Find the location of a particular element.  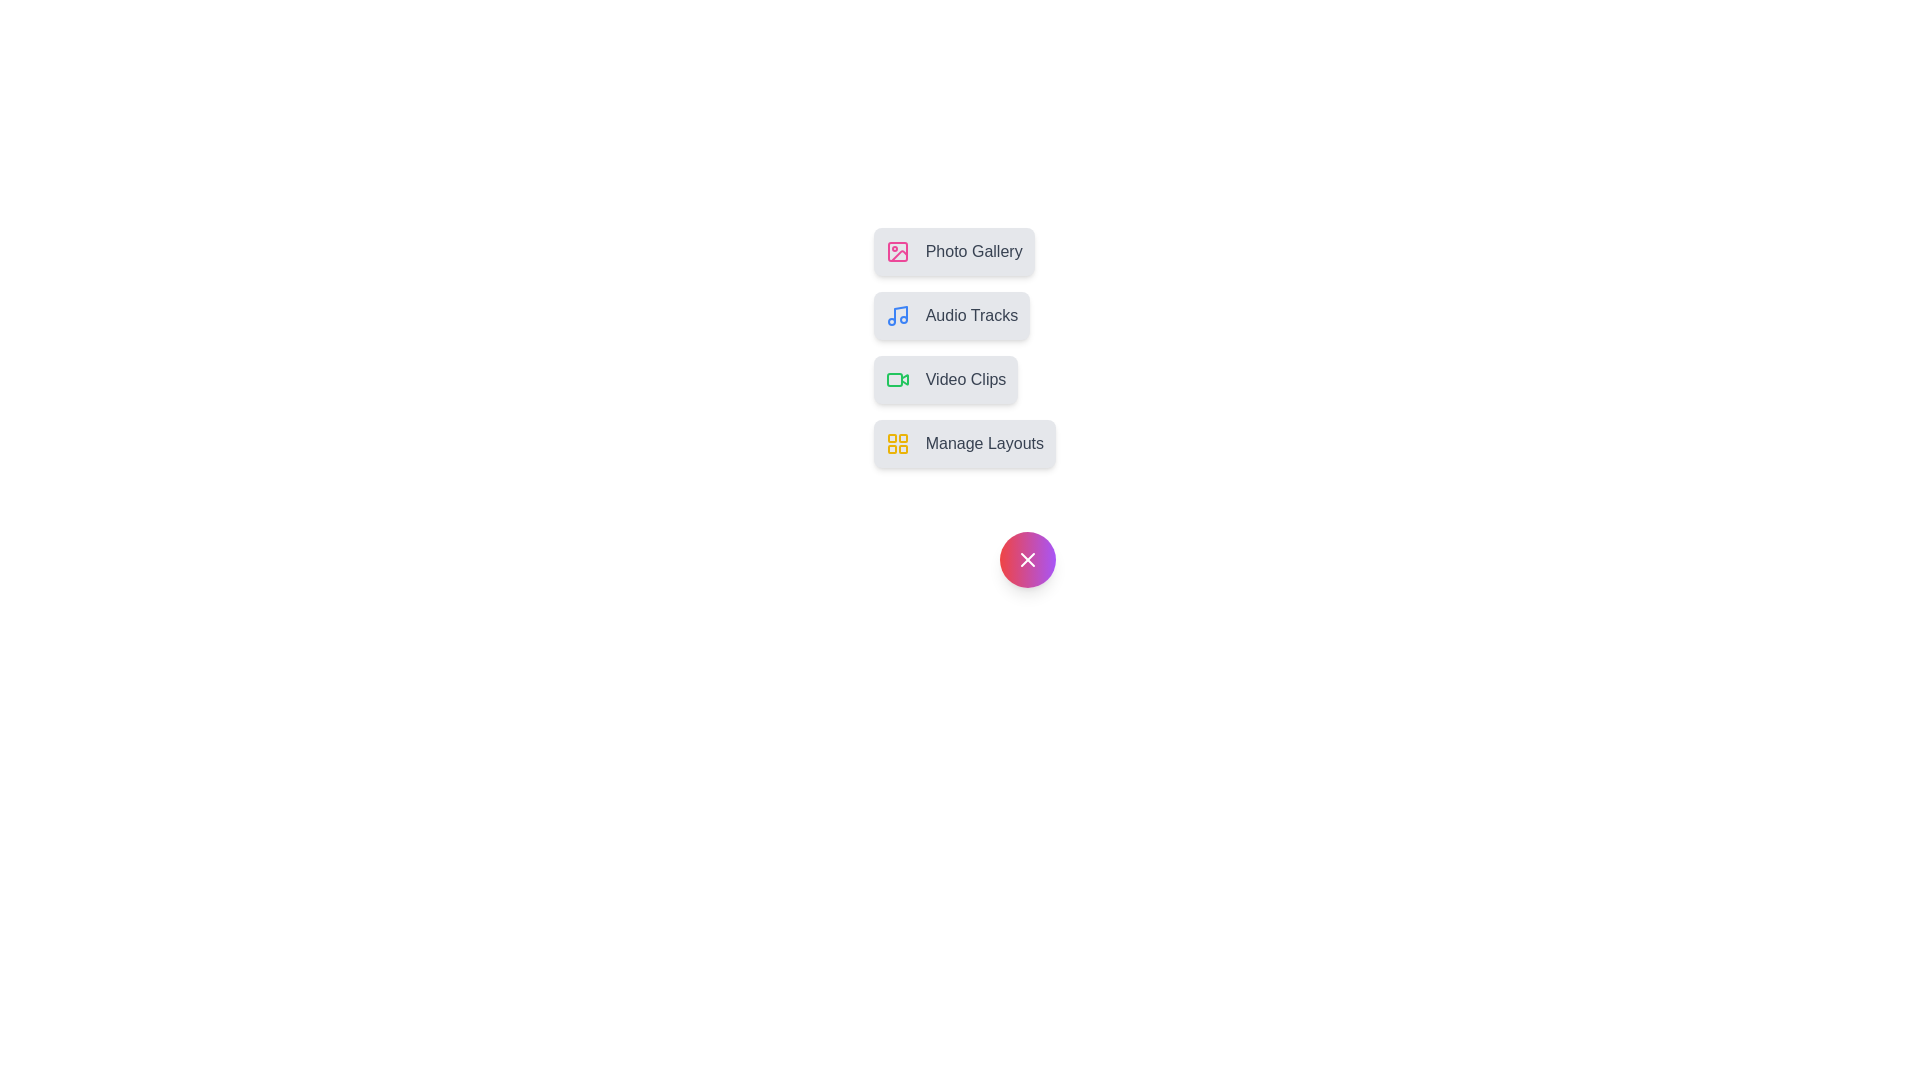

the 'Audio Tracks' button, which is a rectangular button with rounded corners, light gray background, and a blue music note icon is located at coordinates (950, 315).